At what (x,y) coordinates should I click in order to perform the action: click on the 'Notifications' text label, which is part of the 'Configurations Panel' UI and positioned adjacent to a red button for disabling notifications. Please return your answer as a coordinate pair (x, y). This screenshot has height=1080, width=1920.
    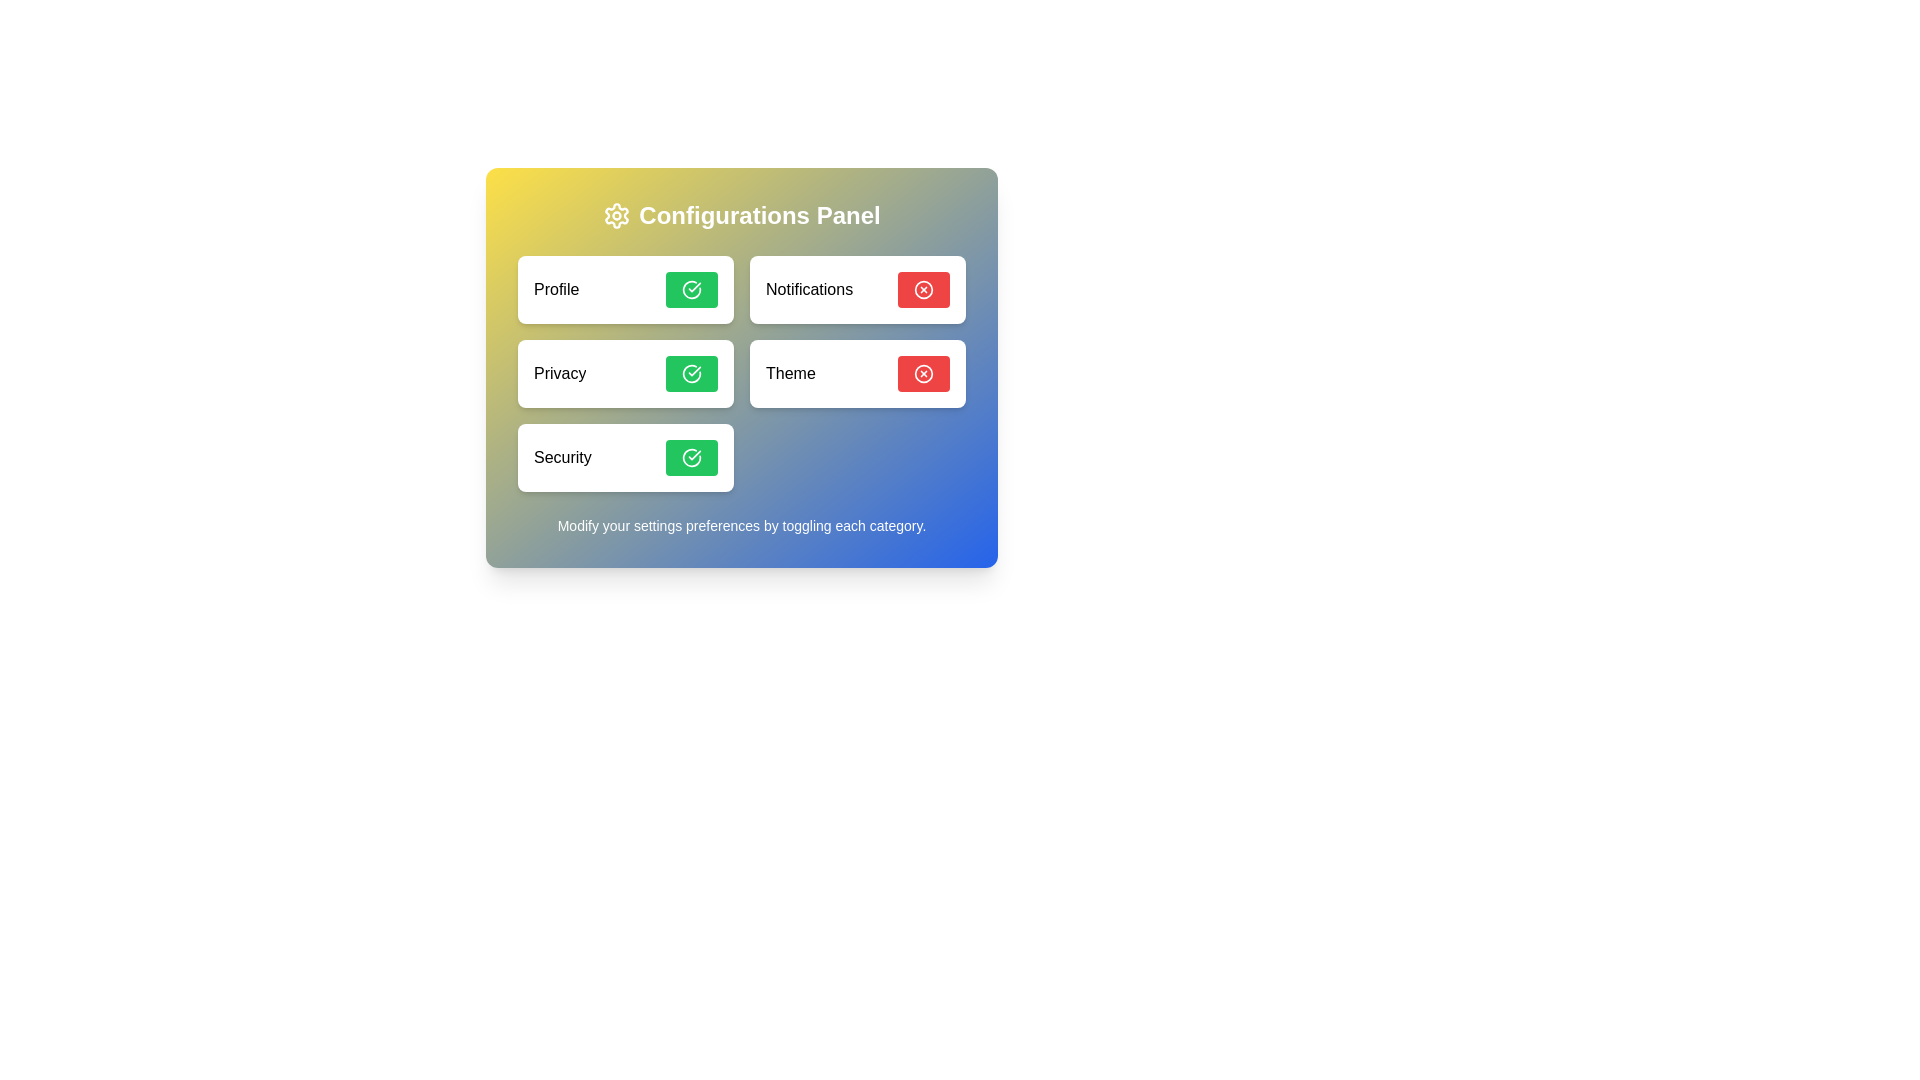
    Looking at the image, I should click on (809, 289).